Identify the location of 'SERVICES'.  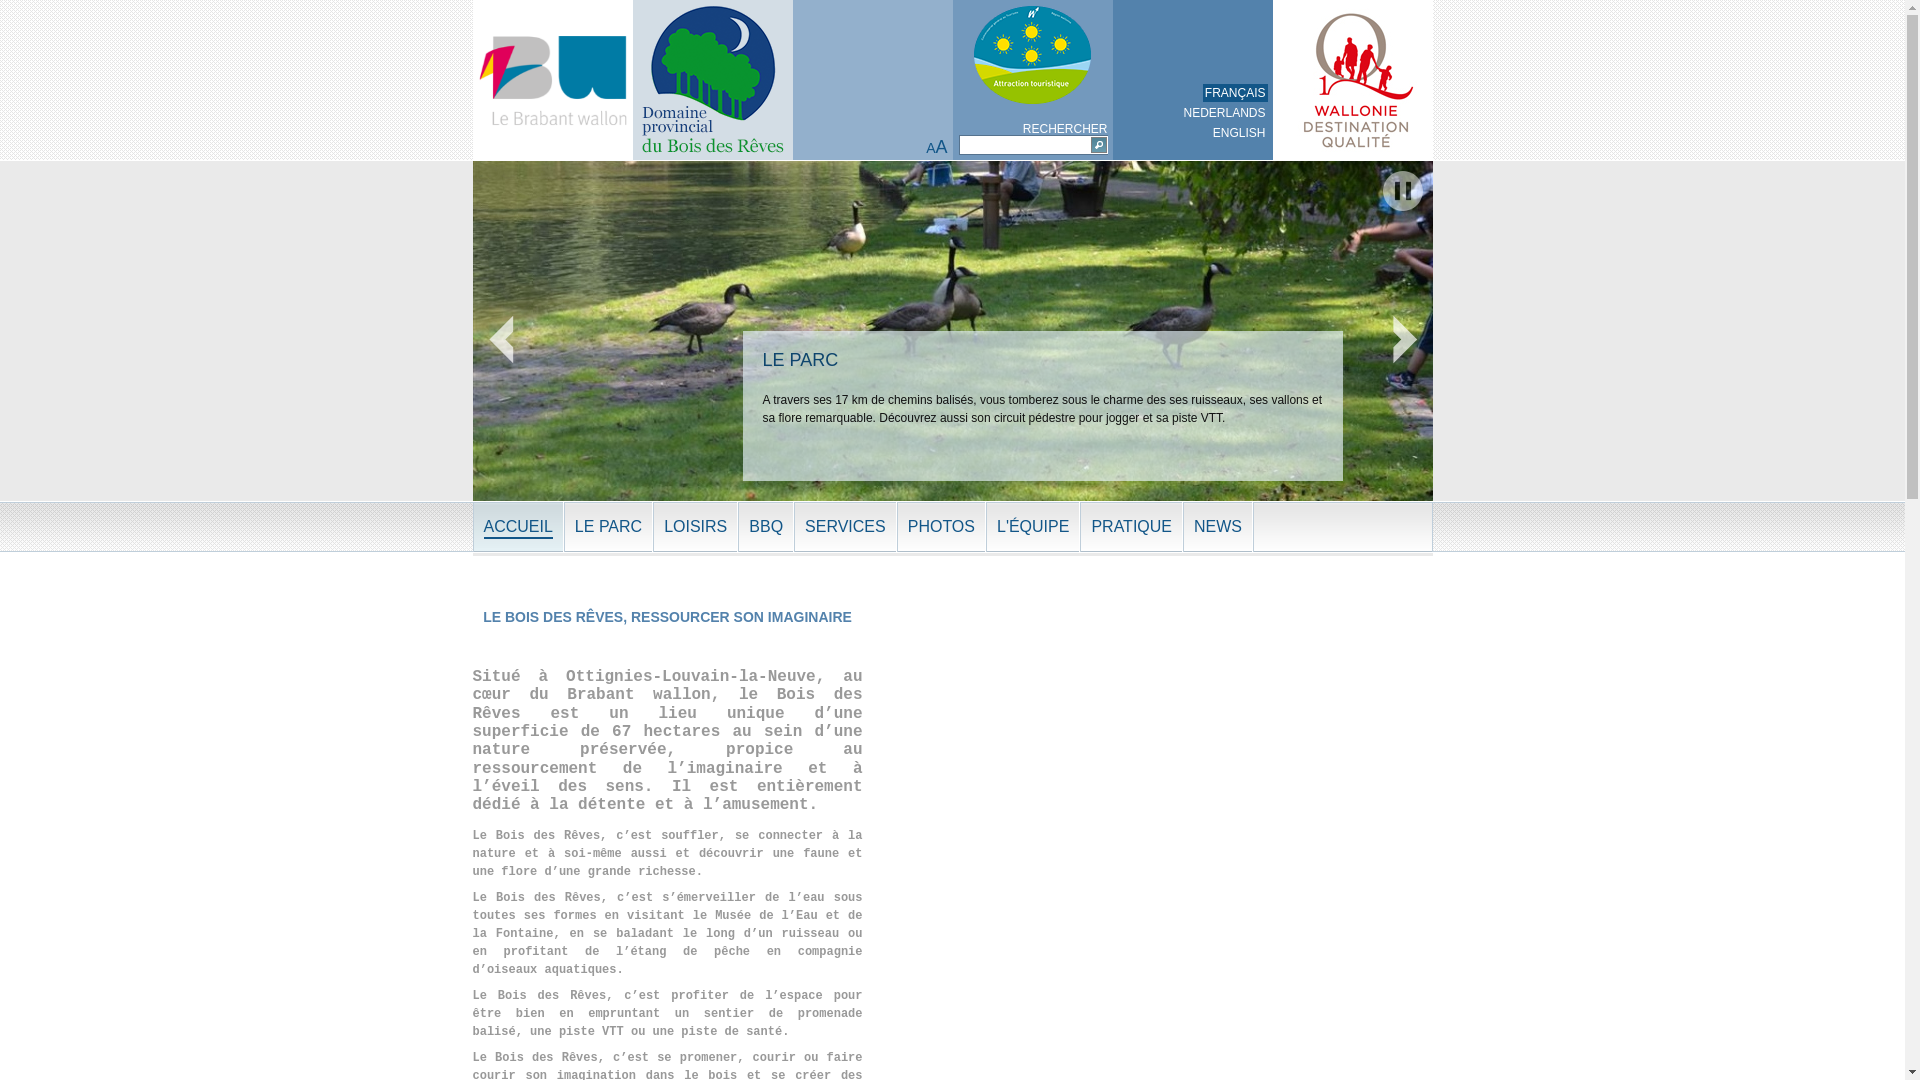
(845, 526).